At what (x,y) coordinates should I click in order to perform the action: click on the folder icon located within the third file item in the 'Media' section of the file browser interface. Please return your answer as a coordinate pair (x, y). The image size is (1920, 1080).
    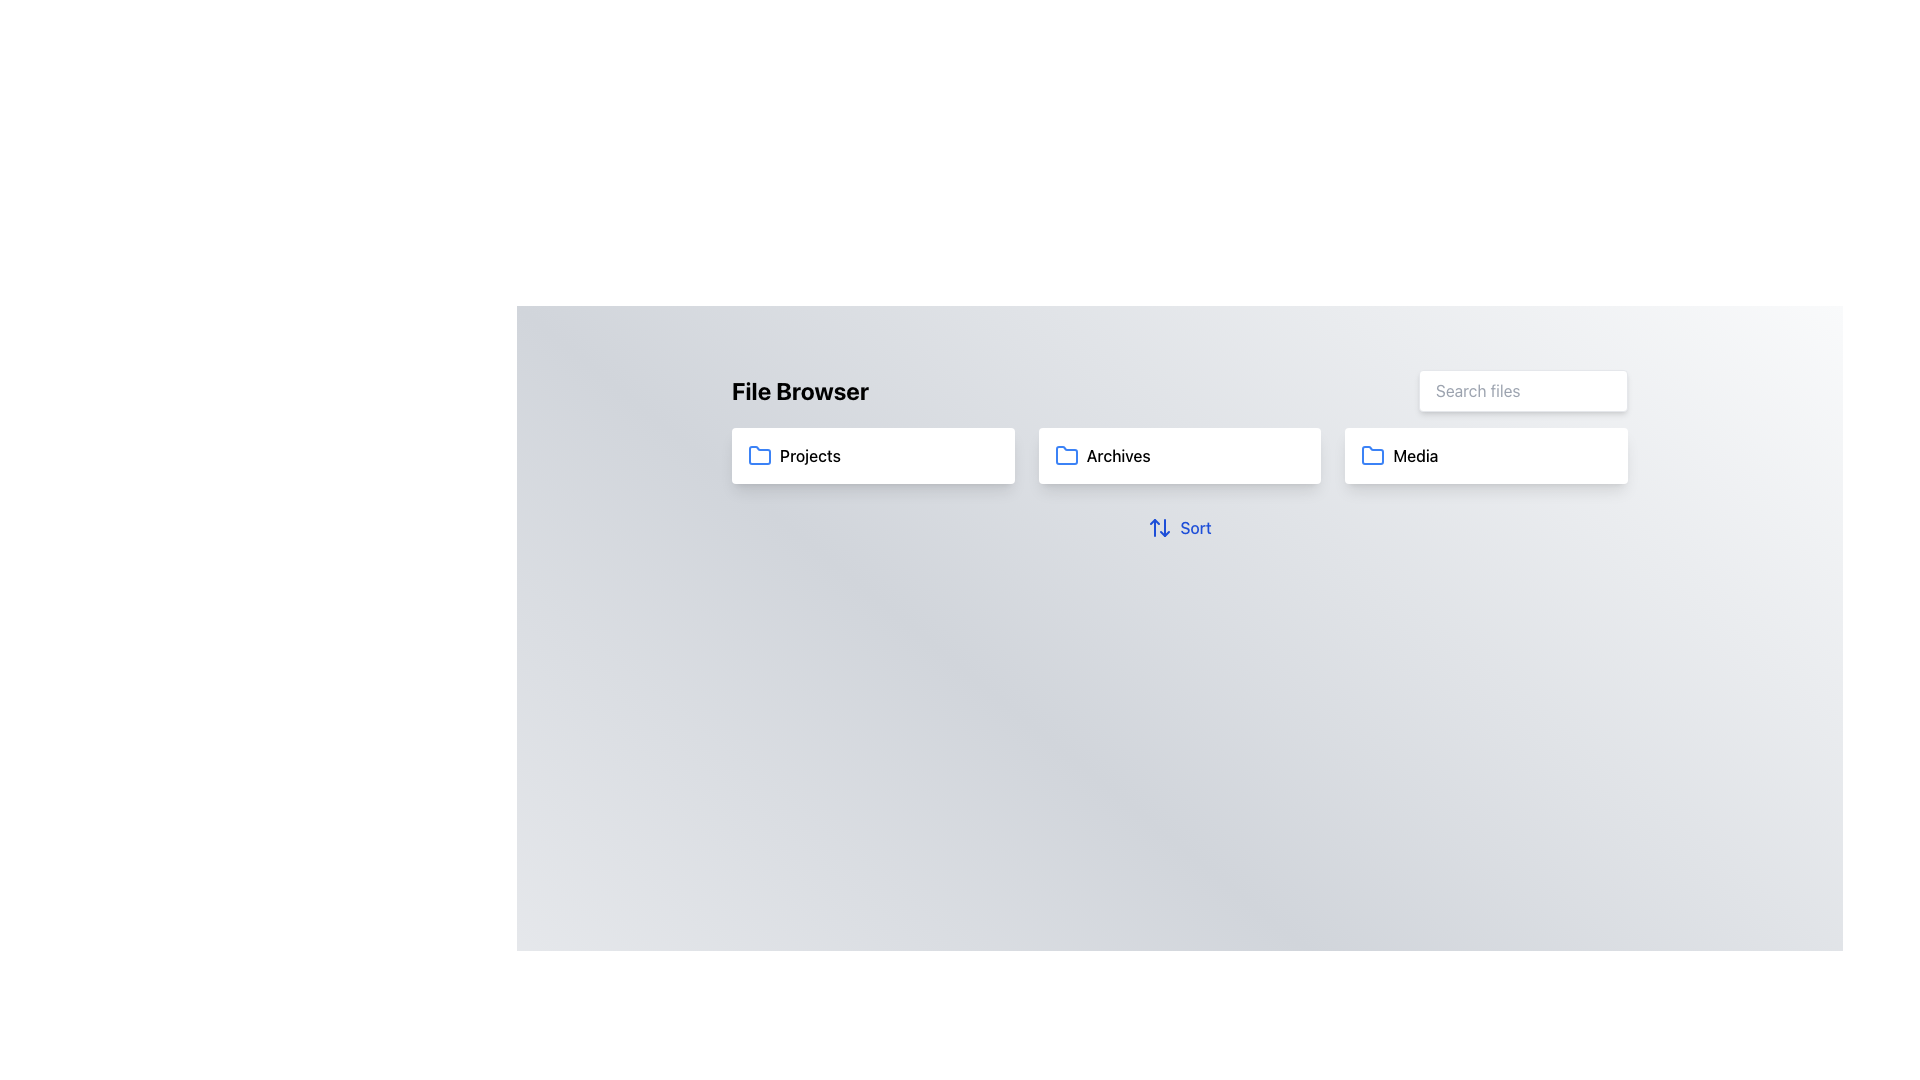
    Looking at the image, I should click on (1372, 455).